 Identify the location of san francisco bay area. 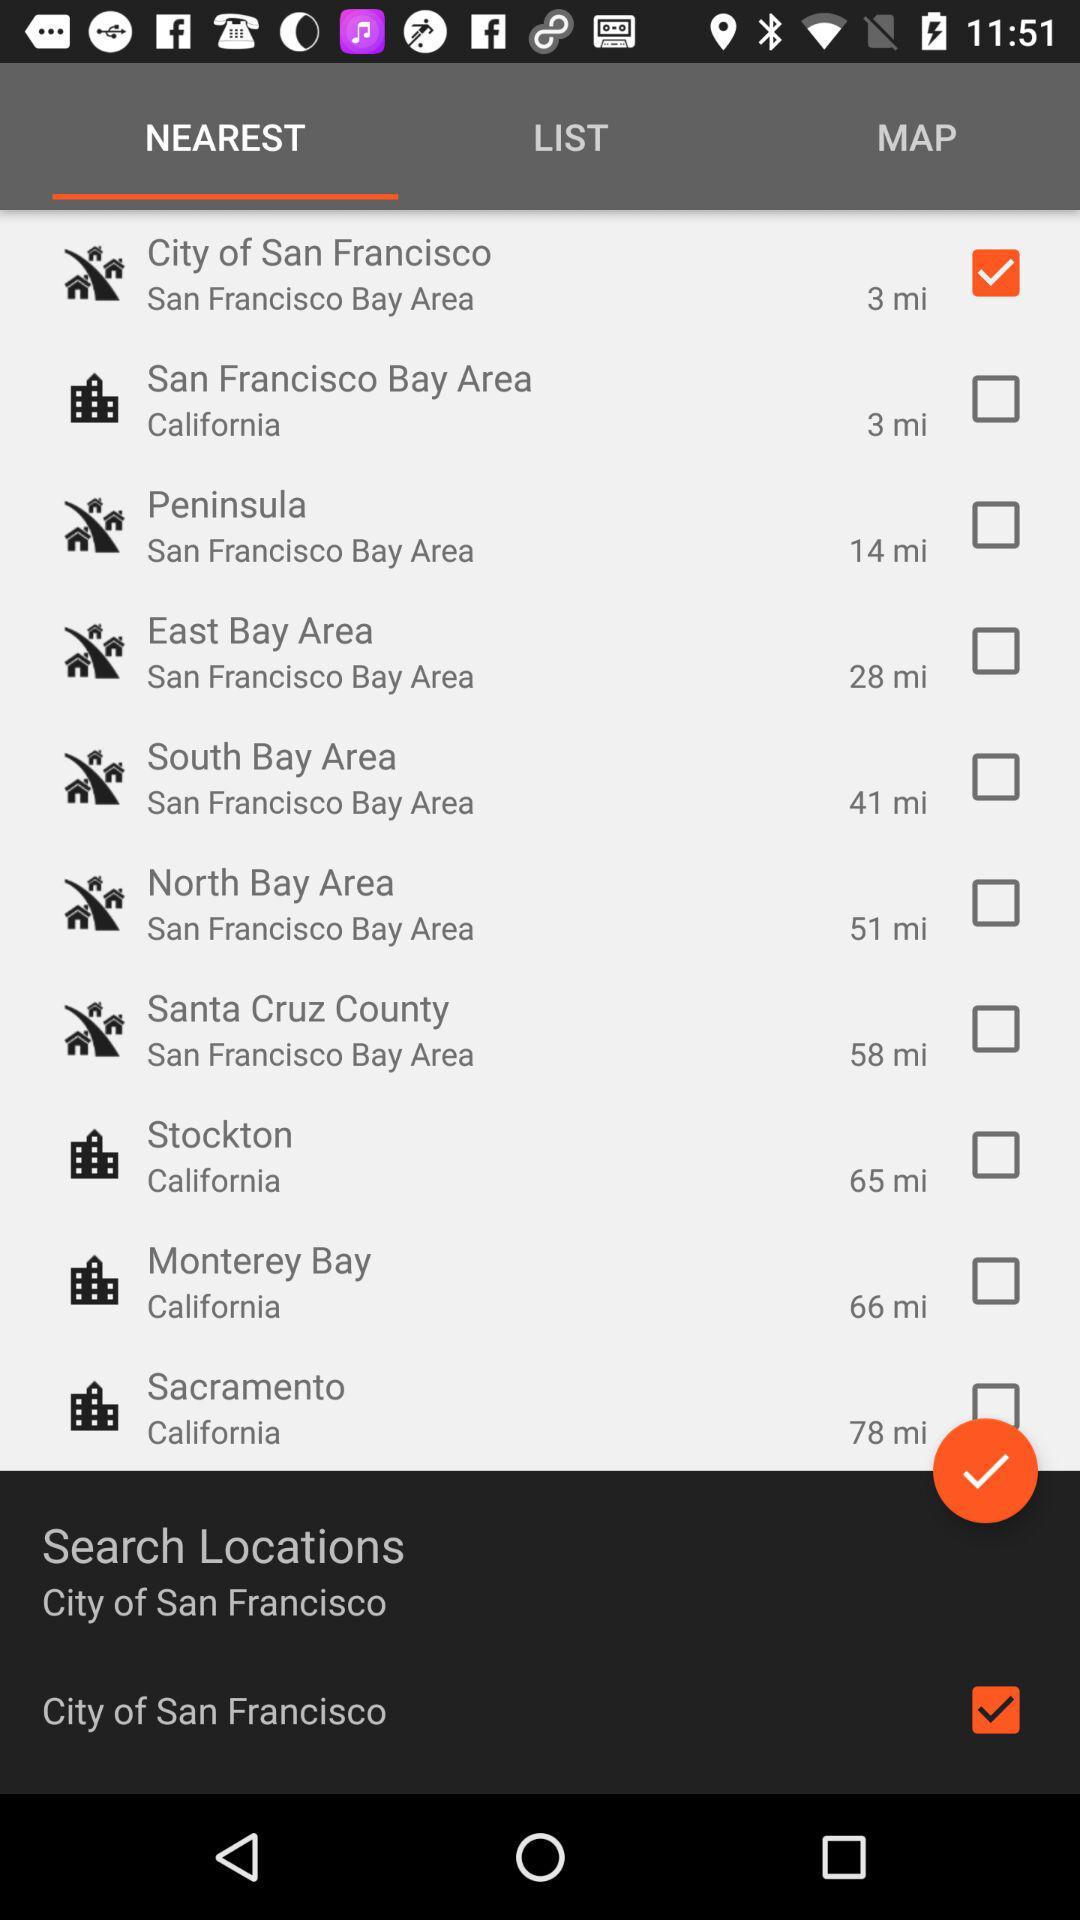
(995, 398).